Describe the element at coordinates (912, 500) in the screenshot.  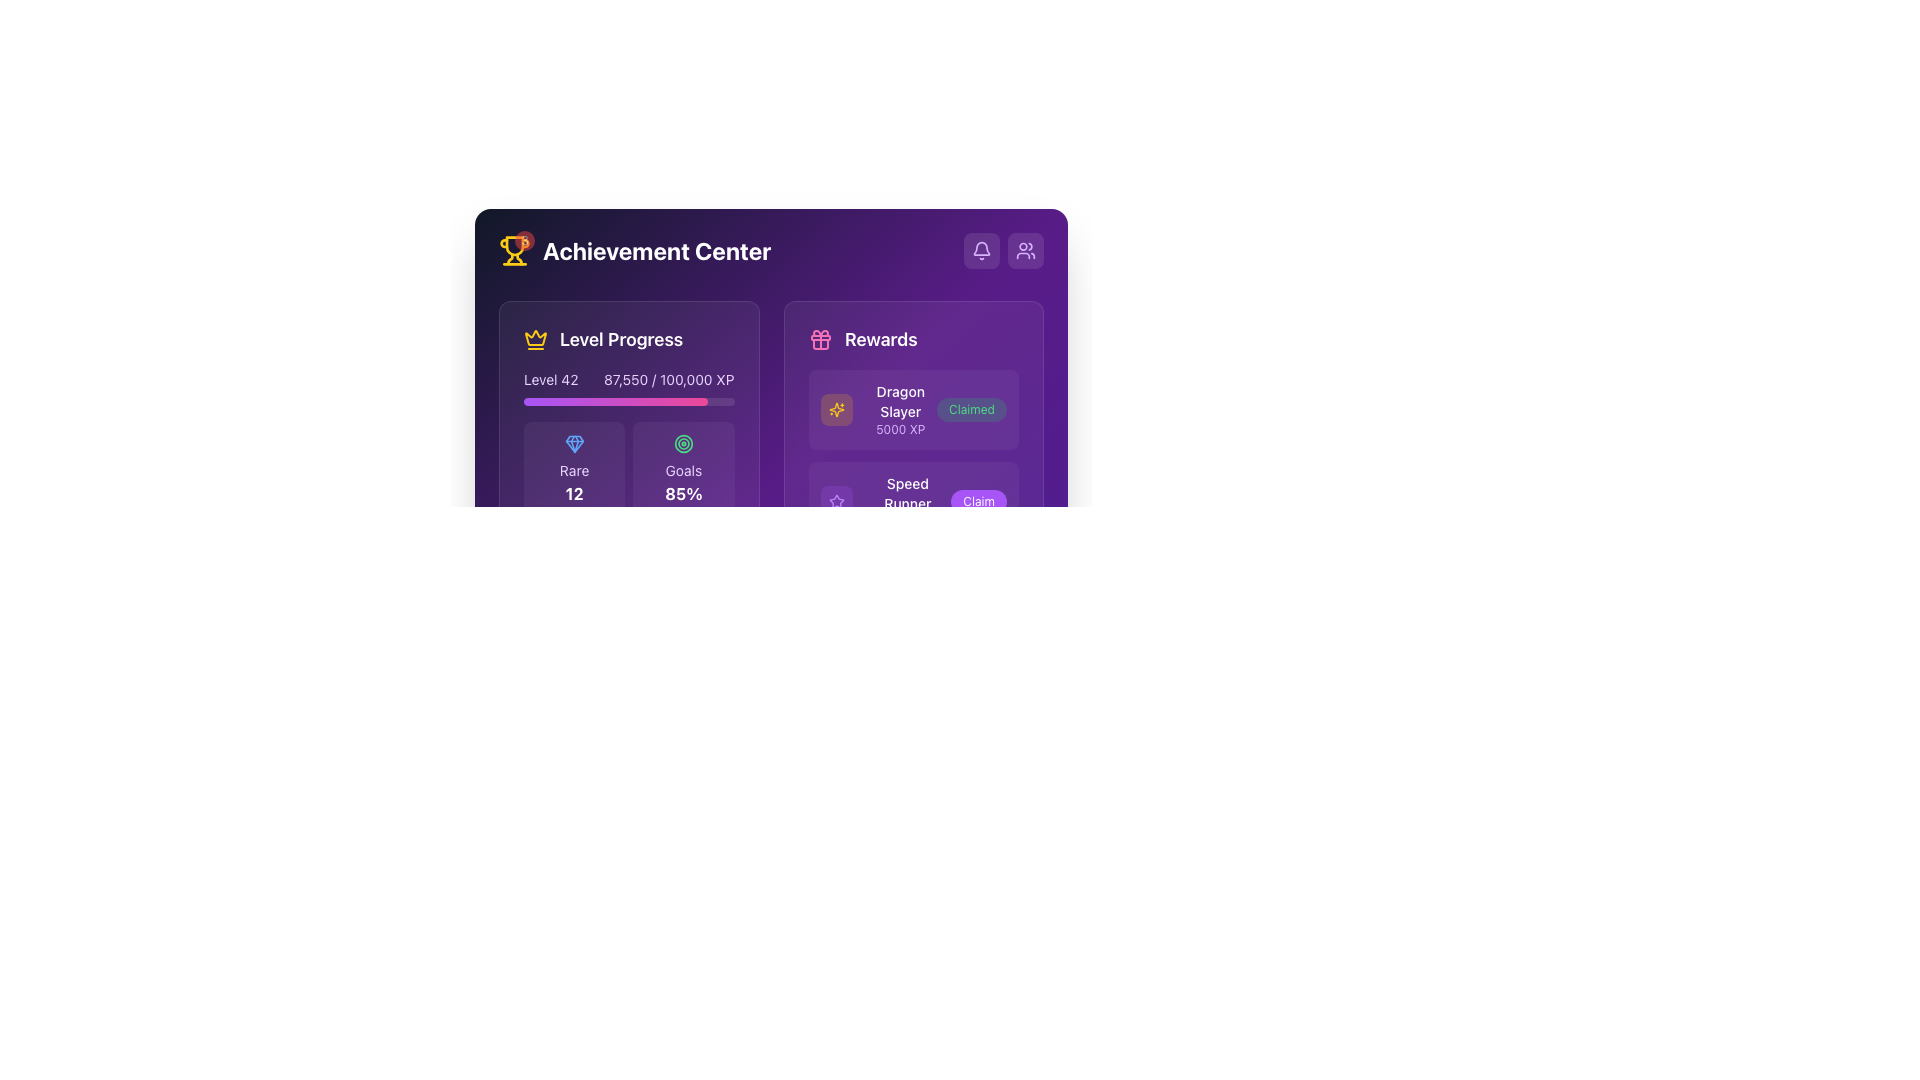
I see `the 'Claim' button of the second reward card labeled 'Speed Runner 3000 XP'` at that location.